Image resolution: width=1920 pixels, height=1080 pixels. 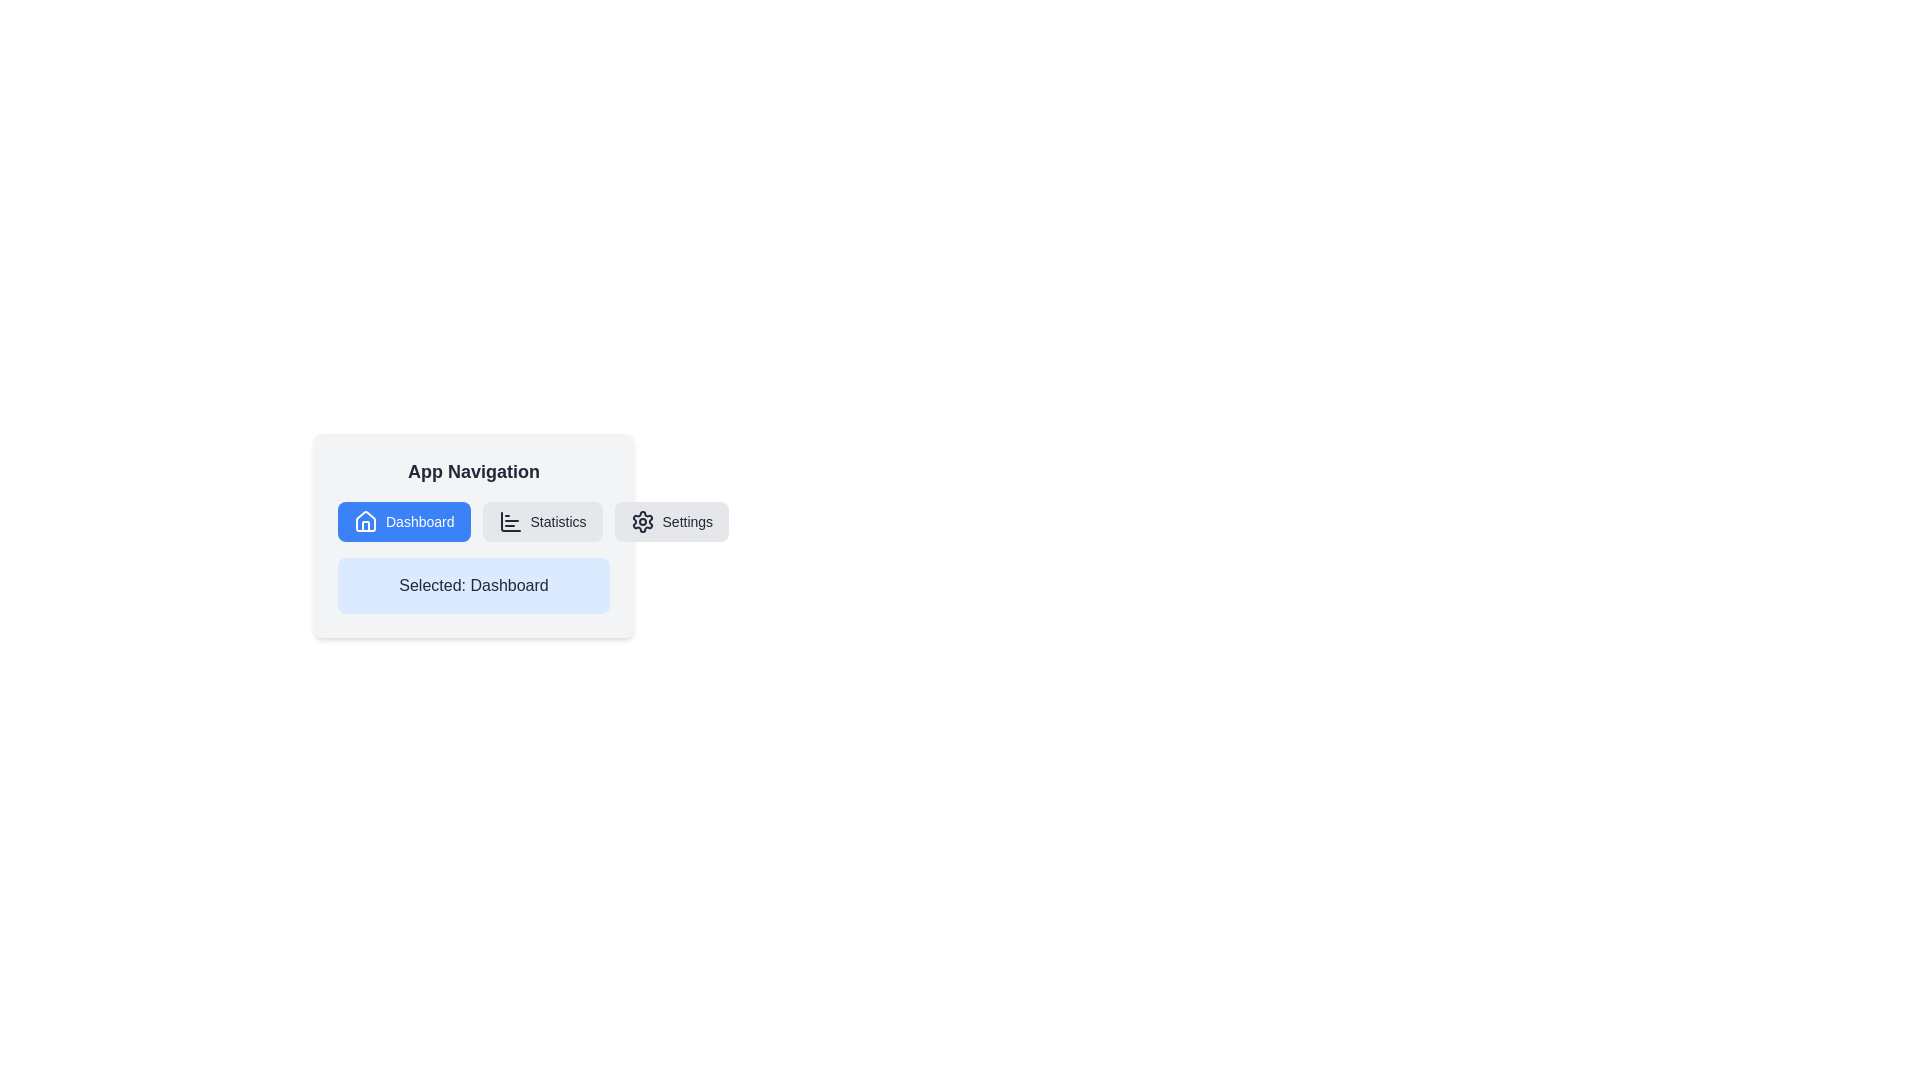 I want to click on the first button in a horizontal group of three buttons on the left side of the interface, so click(x=403, y=520).